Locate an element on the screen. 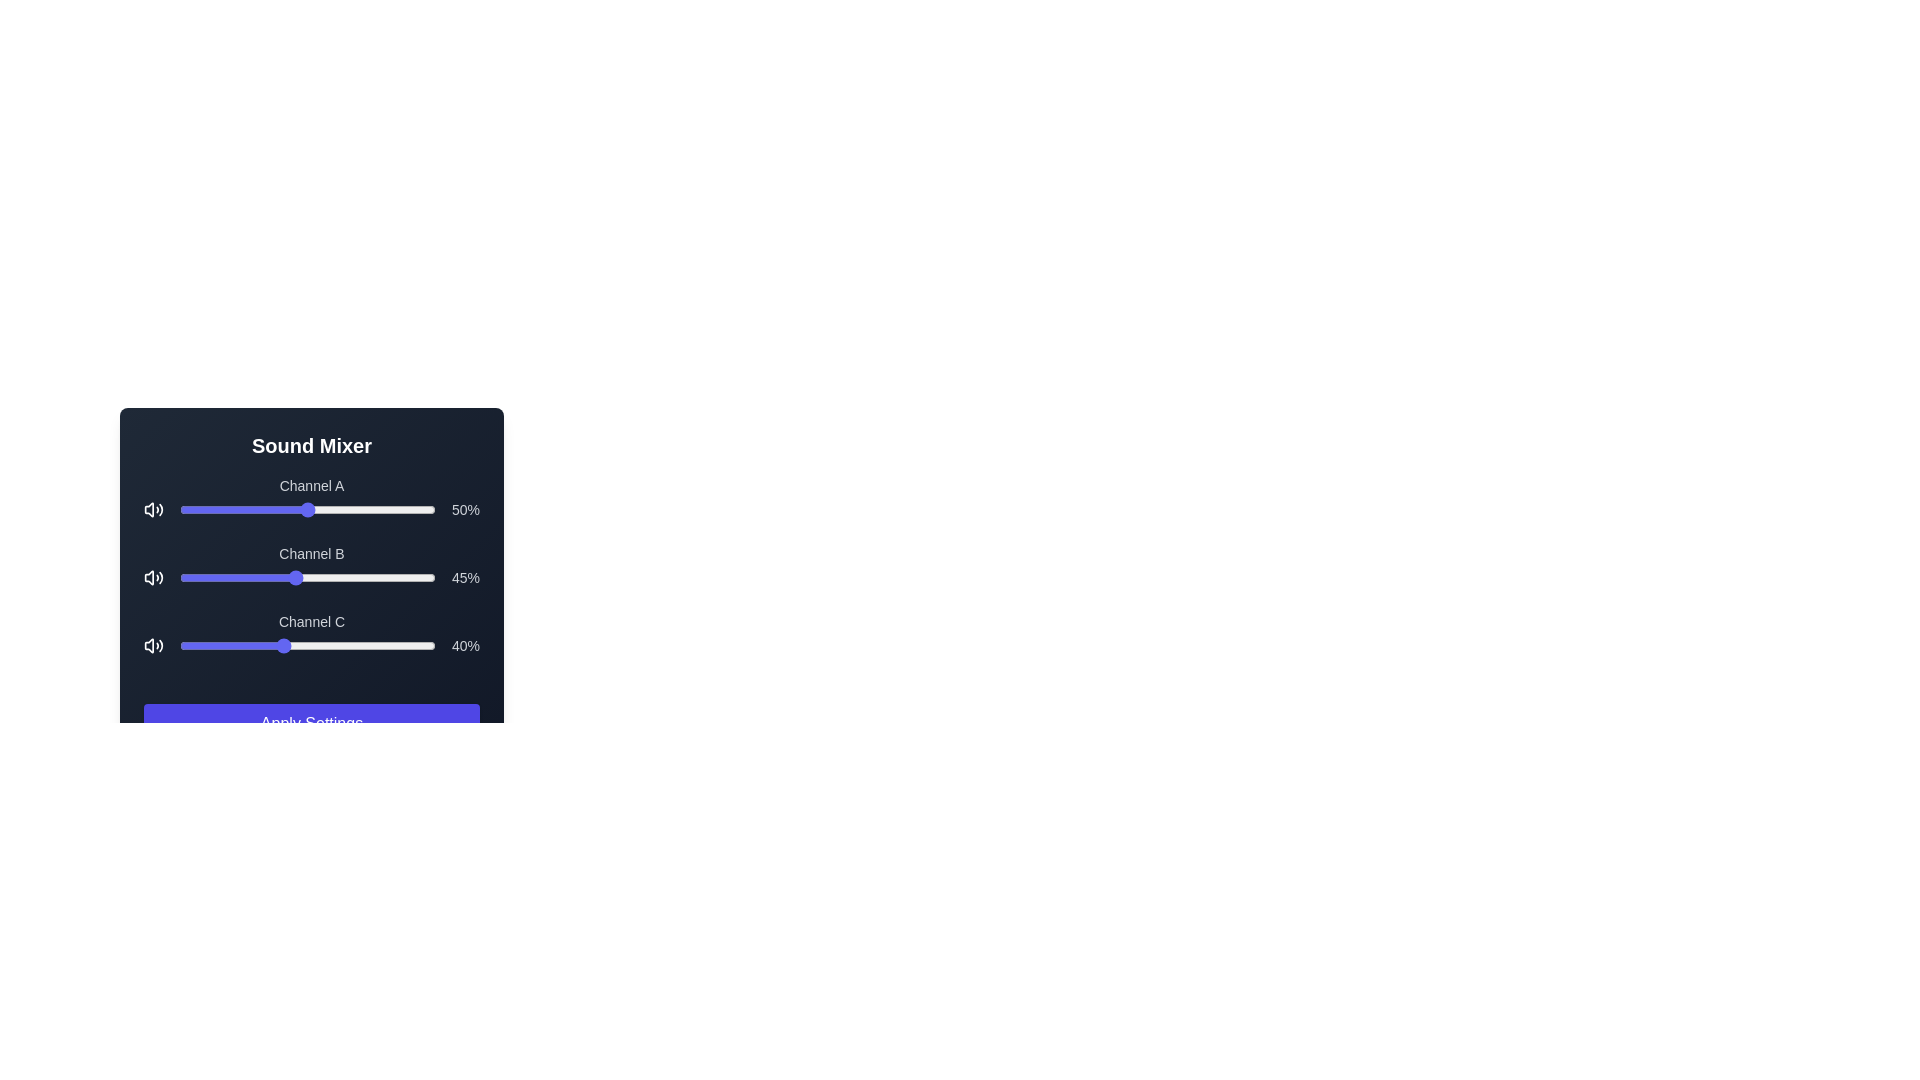 Image resolution: width=1920 pixels, height=1080 pixels. the mute/unmute graphical icon for Channel A located in the top-left part of the Sound Mixer interface is located at coordinates (148, 508).